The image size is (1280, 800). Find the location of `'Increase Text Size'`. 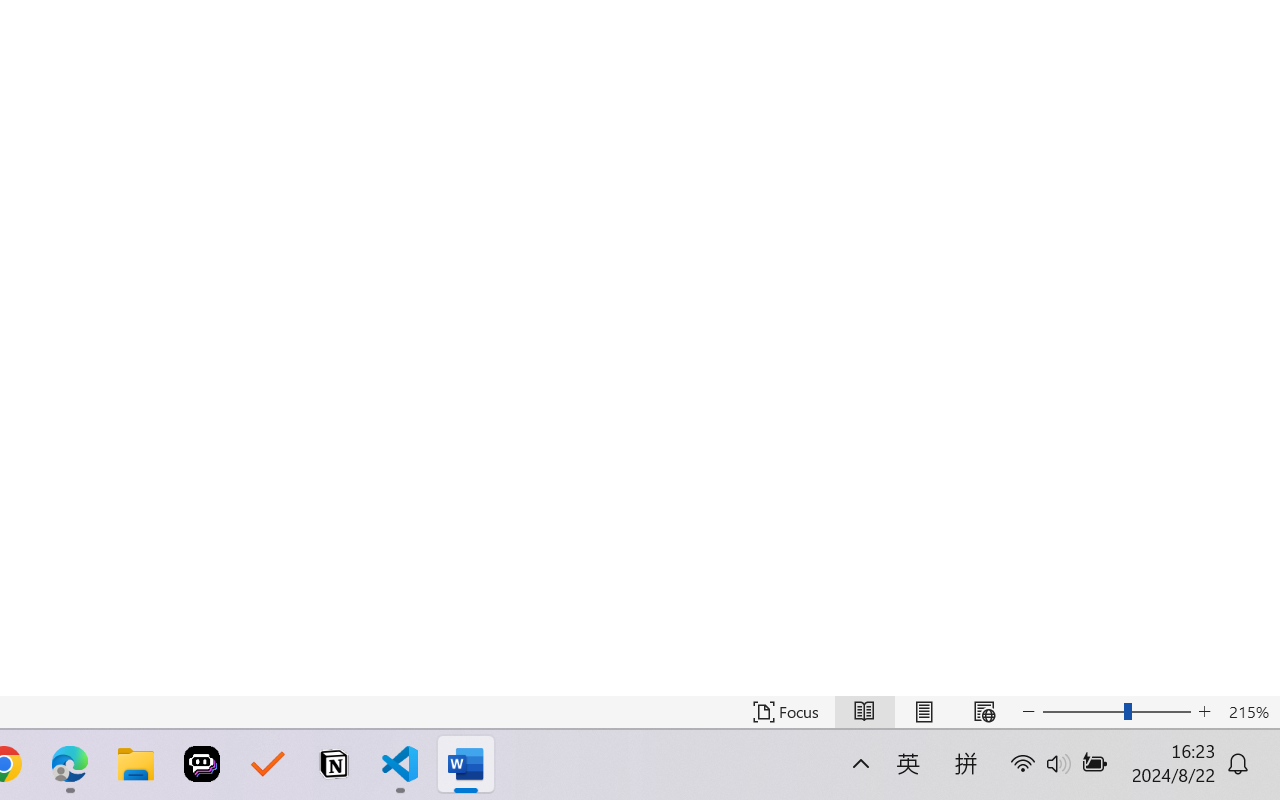

'Increase Text Size' is located at coordinates (1204, 711).